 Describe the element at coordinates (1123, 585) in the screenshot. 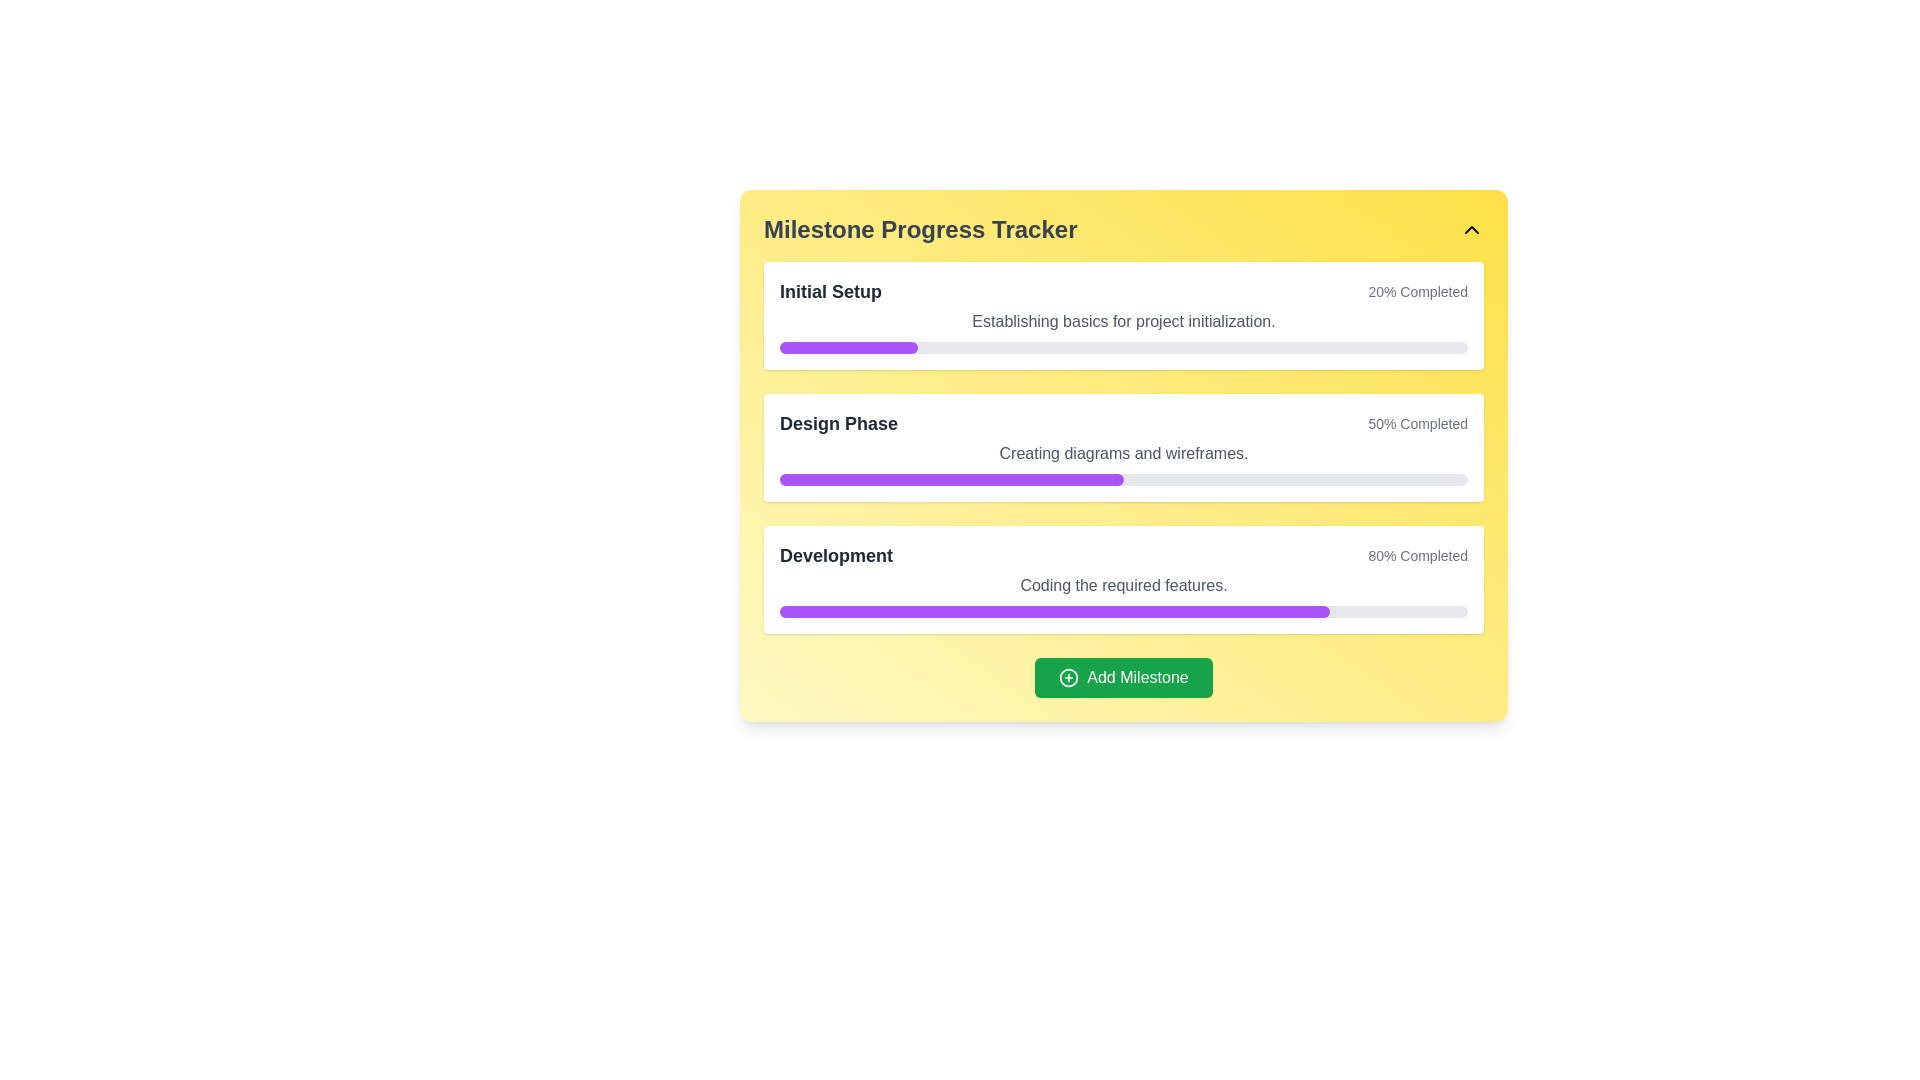

I see `the text label displaying 'Coding the required features.' which is styled in a smaller gray font and is positioned below the 'Development' label and '80% Completed' tracker` at that location.